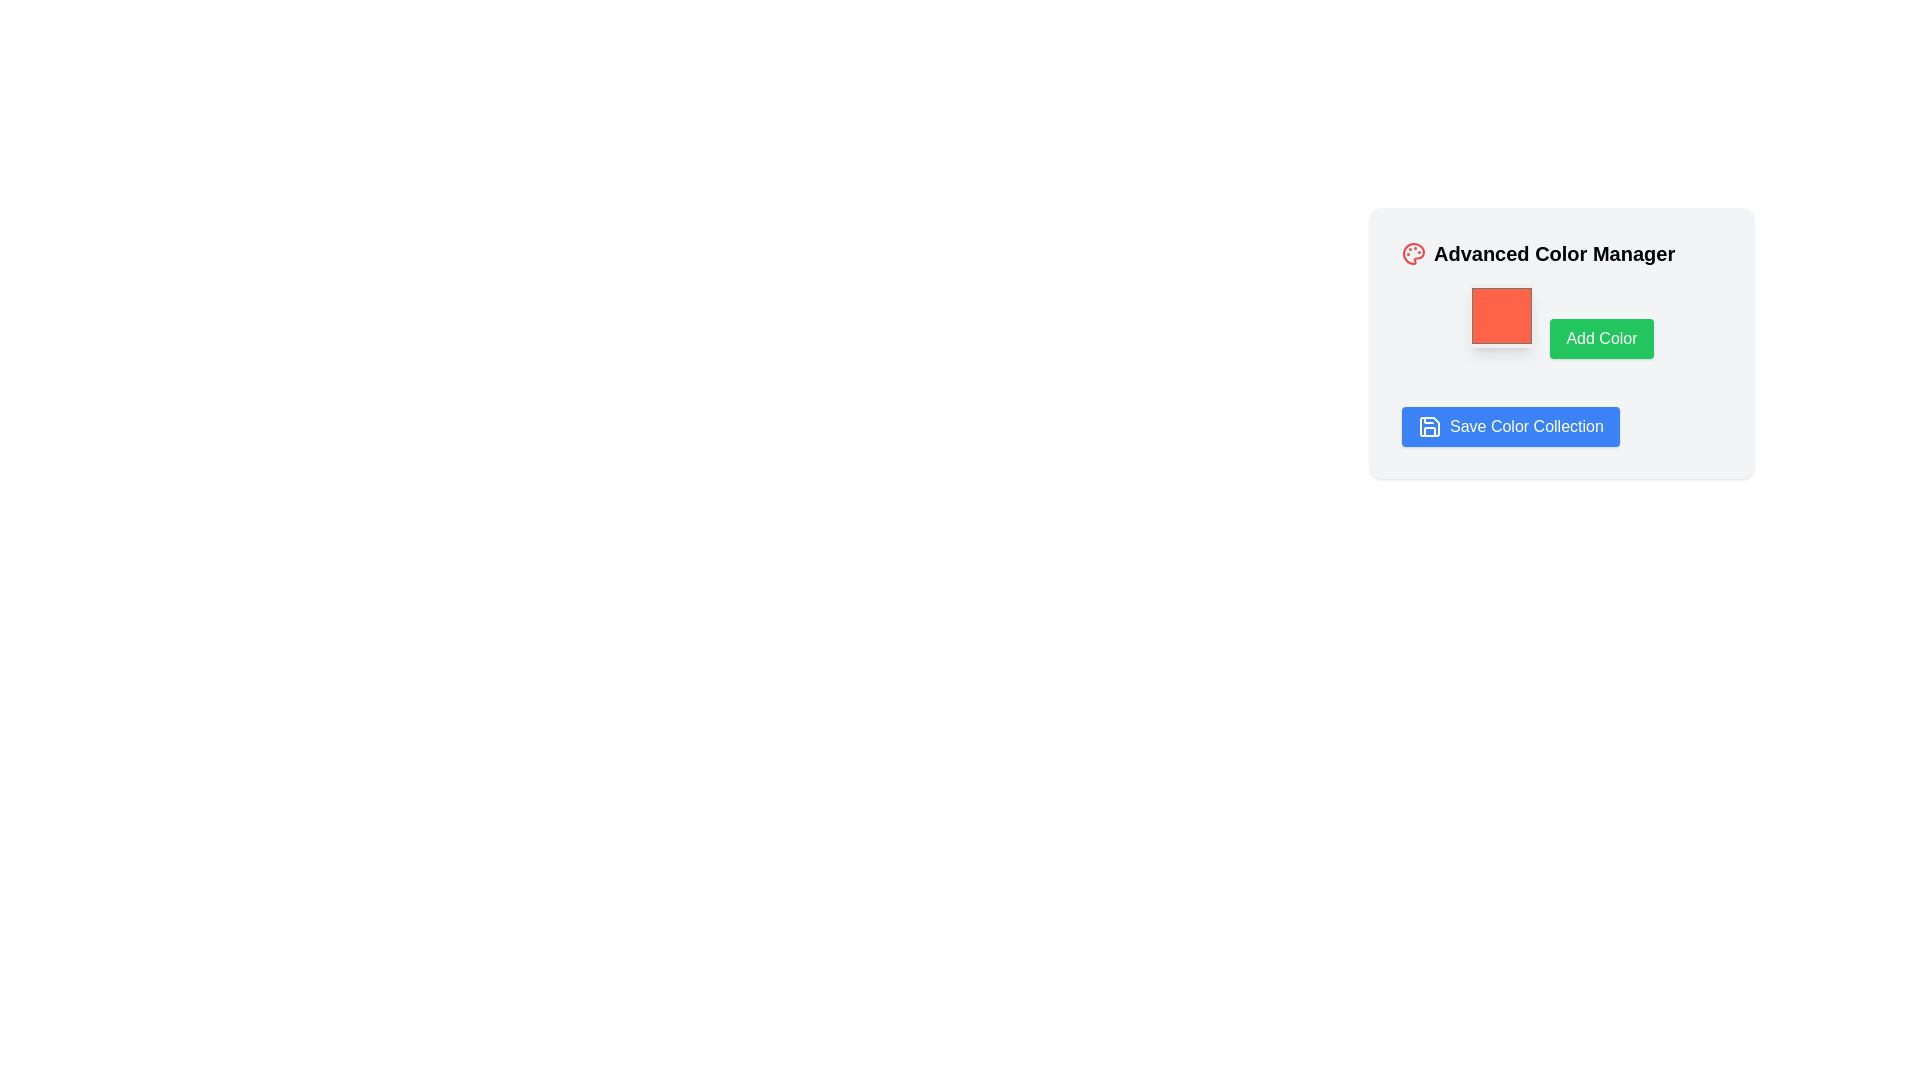  What do you see at coordinates (1602, 338) in the screenshot?
I see `the button located below the red square color swatch in the 'Advanced Color Manager' section` at bounding box center [1602, 338].